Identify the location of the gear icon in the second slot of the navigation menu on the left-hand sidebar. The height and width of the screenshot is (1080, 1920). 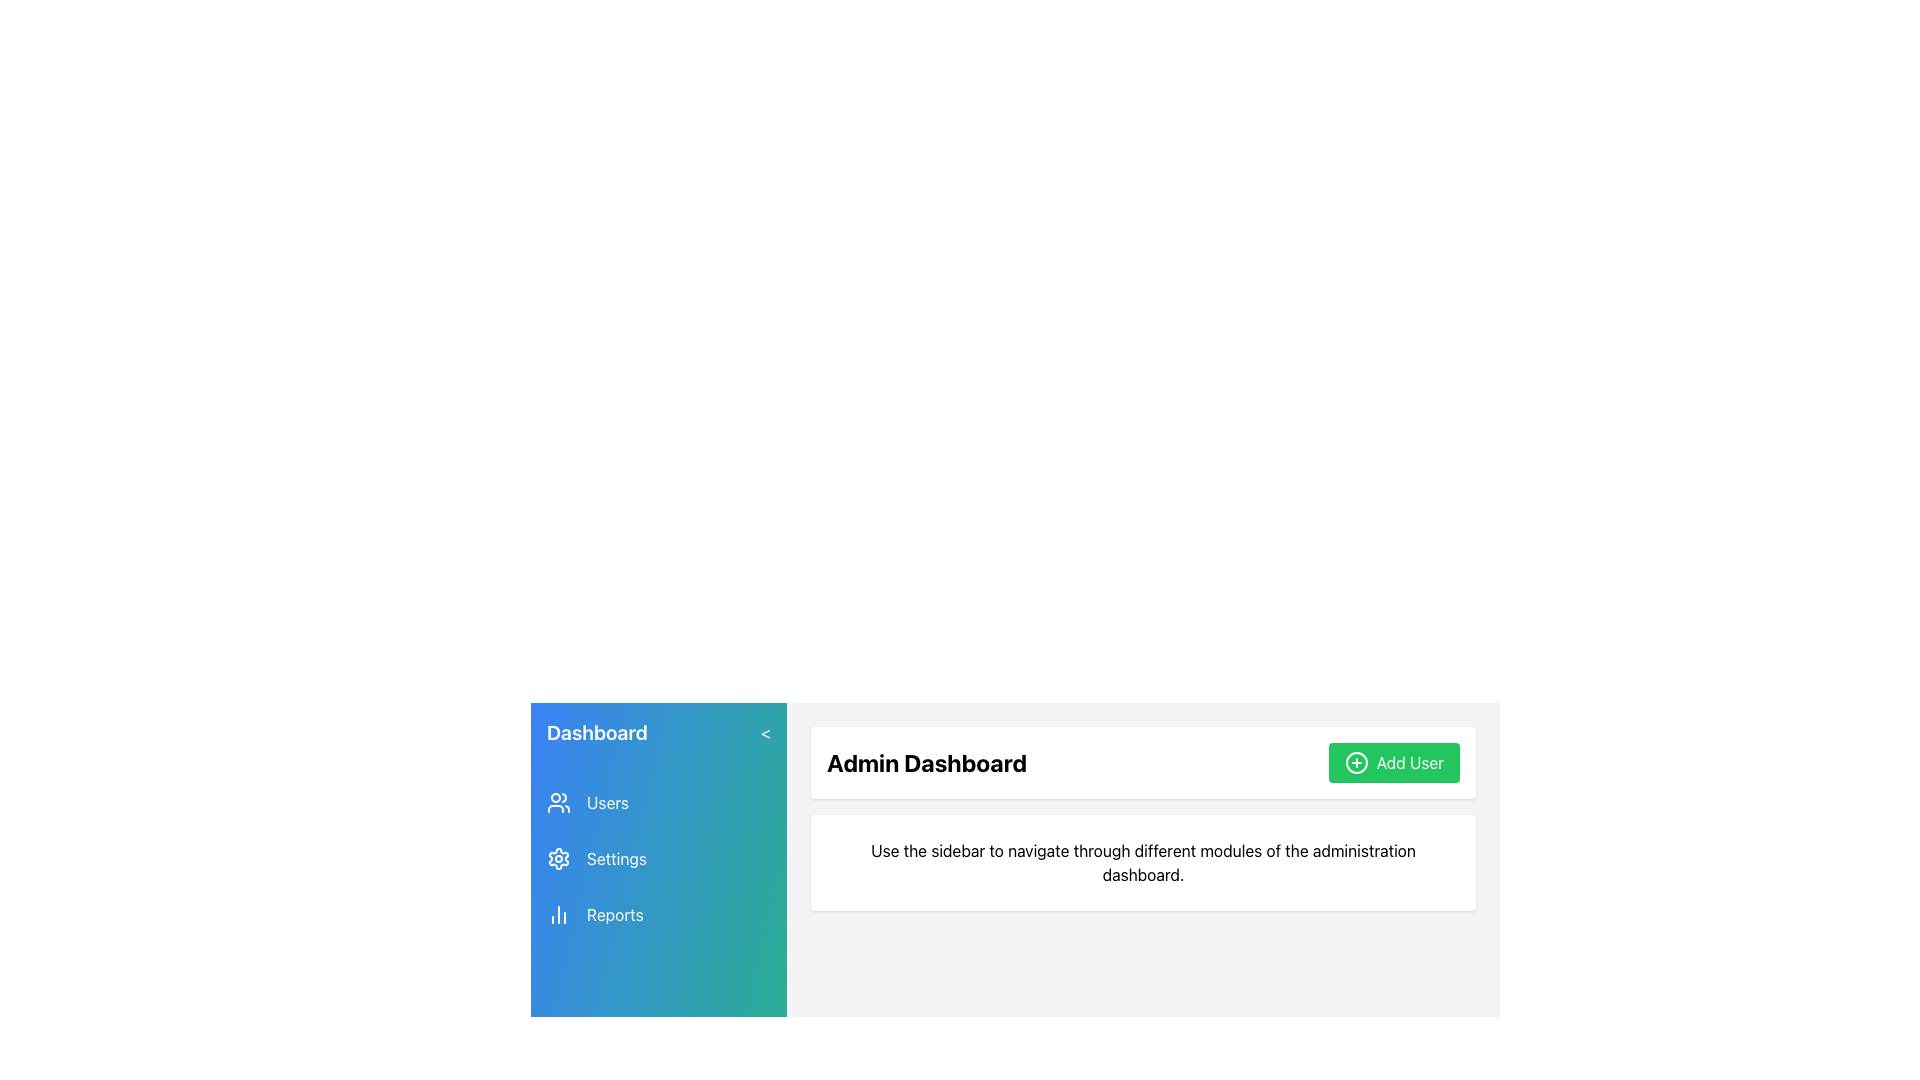
(558, 858).